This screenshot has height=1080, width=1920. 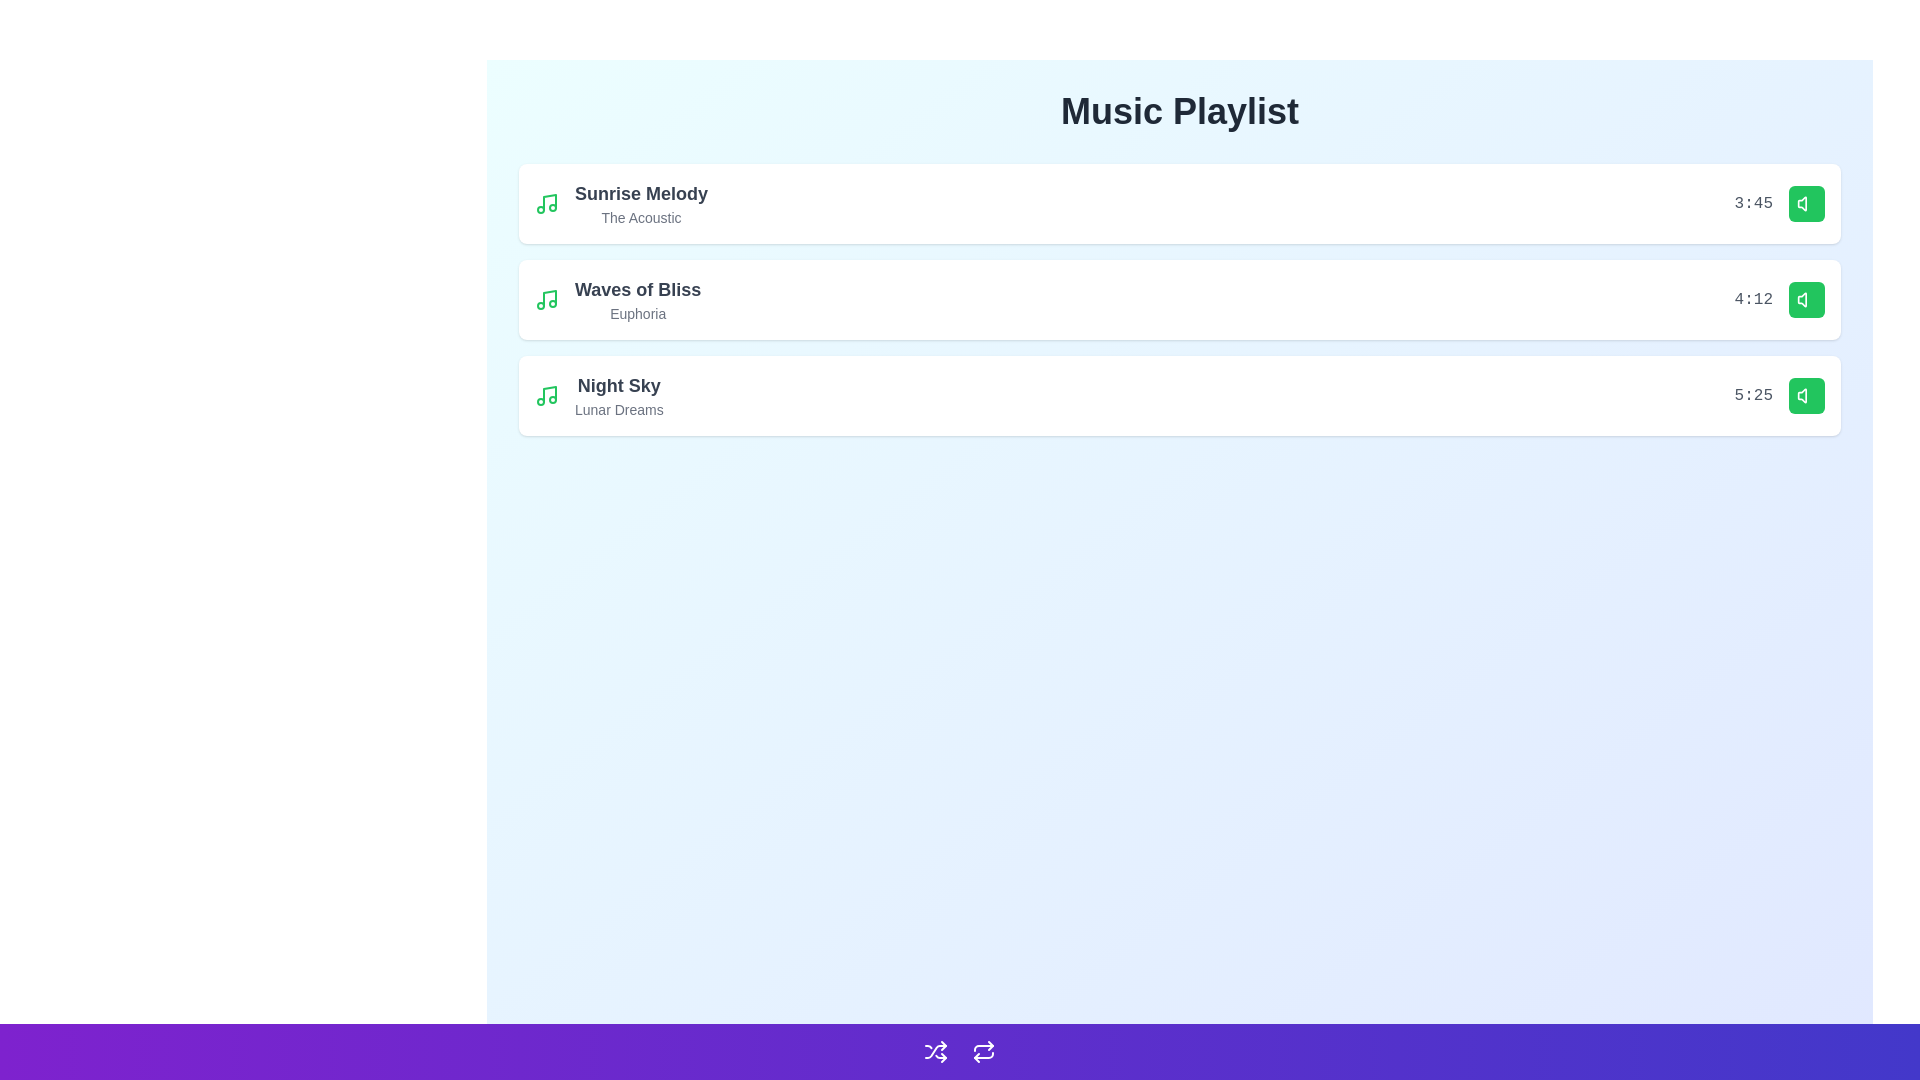 I want to click on the music entry icon located at the far left of the first entry in the playlist, adjacent to the titles 'Sunrise Melody' and 'The Acoustic', so click(x=547, y=204).